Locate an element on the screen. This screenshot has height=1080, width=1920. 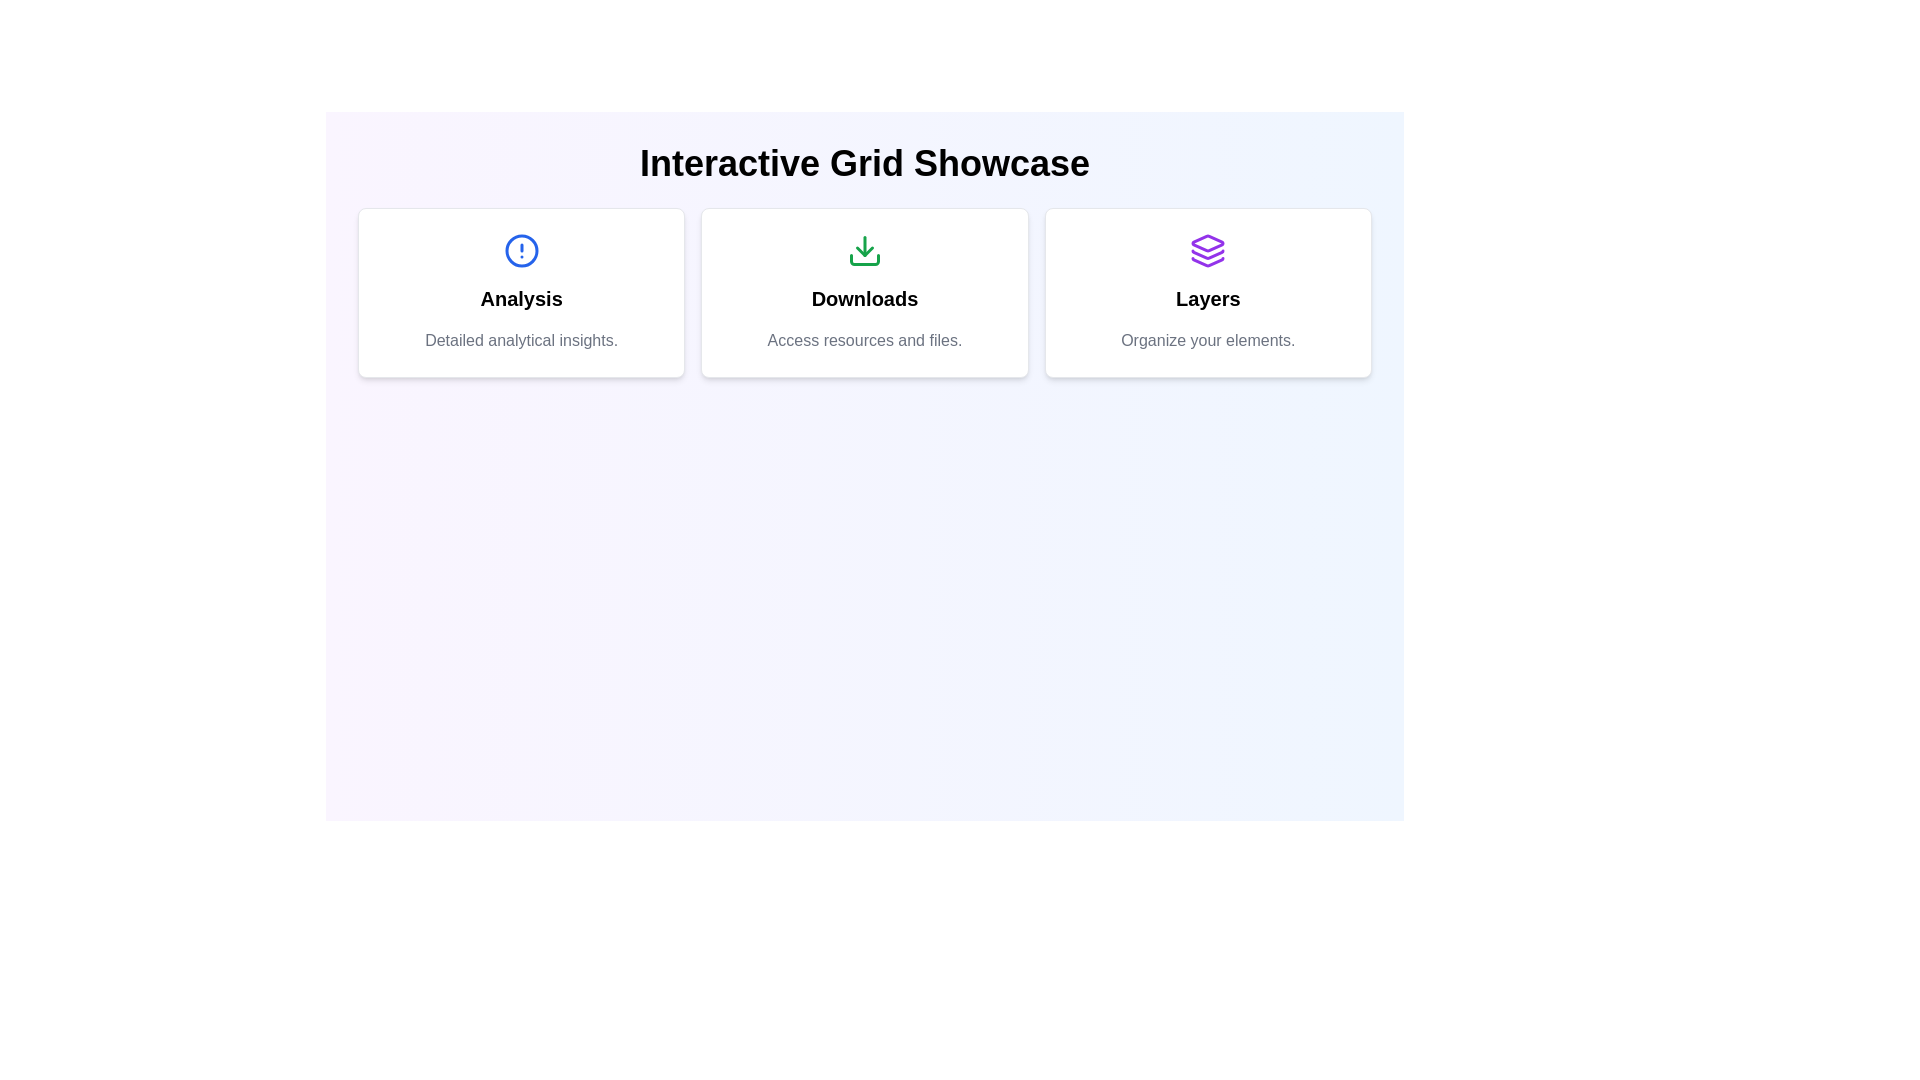
the lower horizontal component of the download icon in the 'Downloads' section card is located at coordinates (864, 258).